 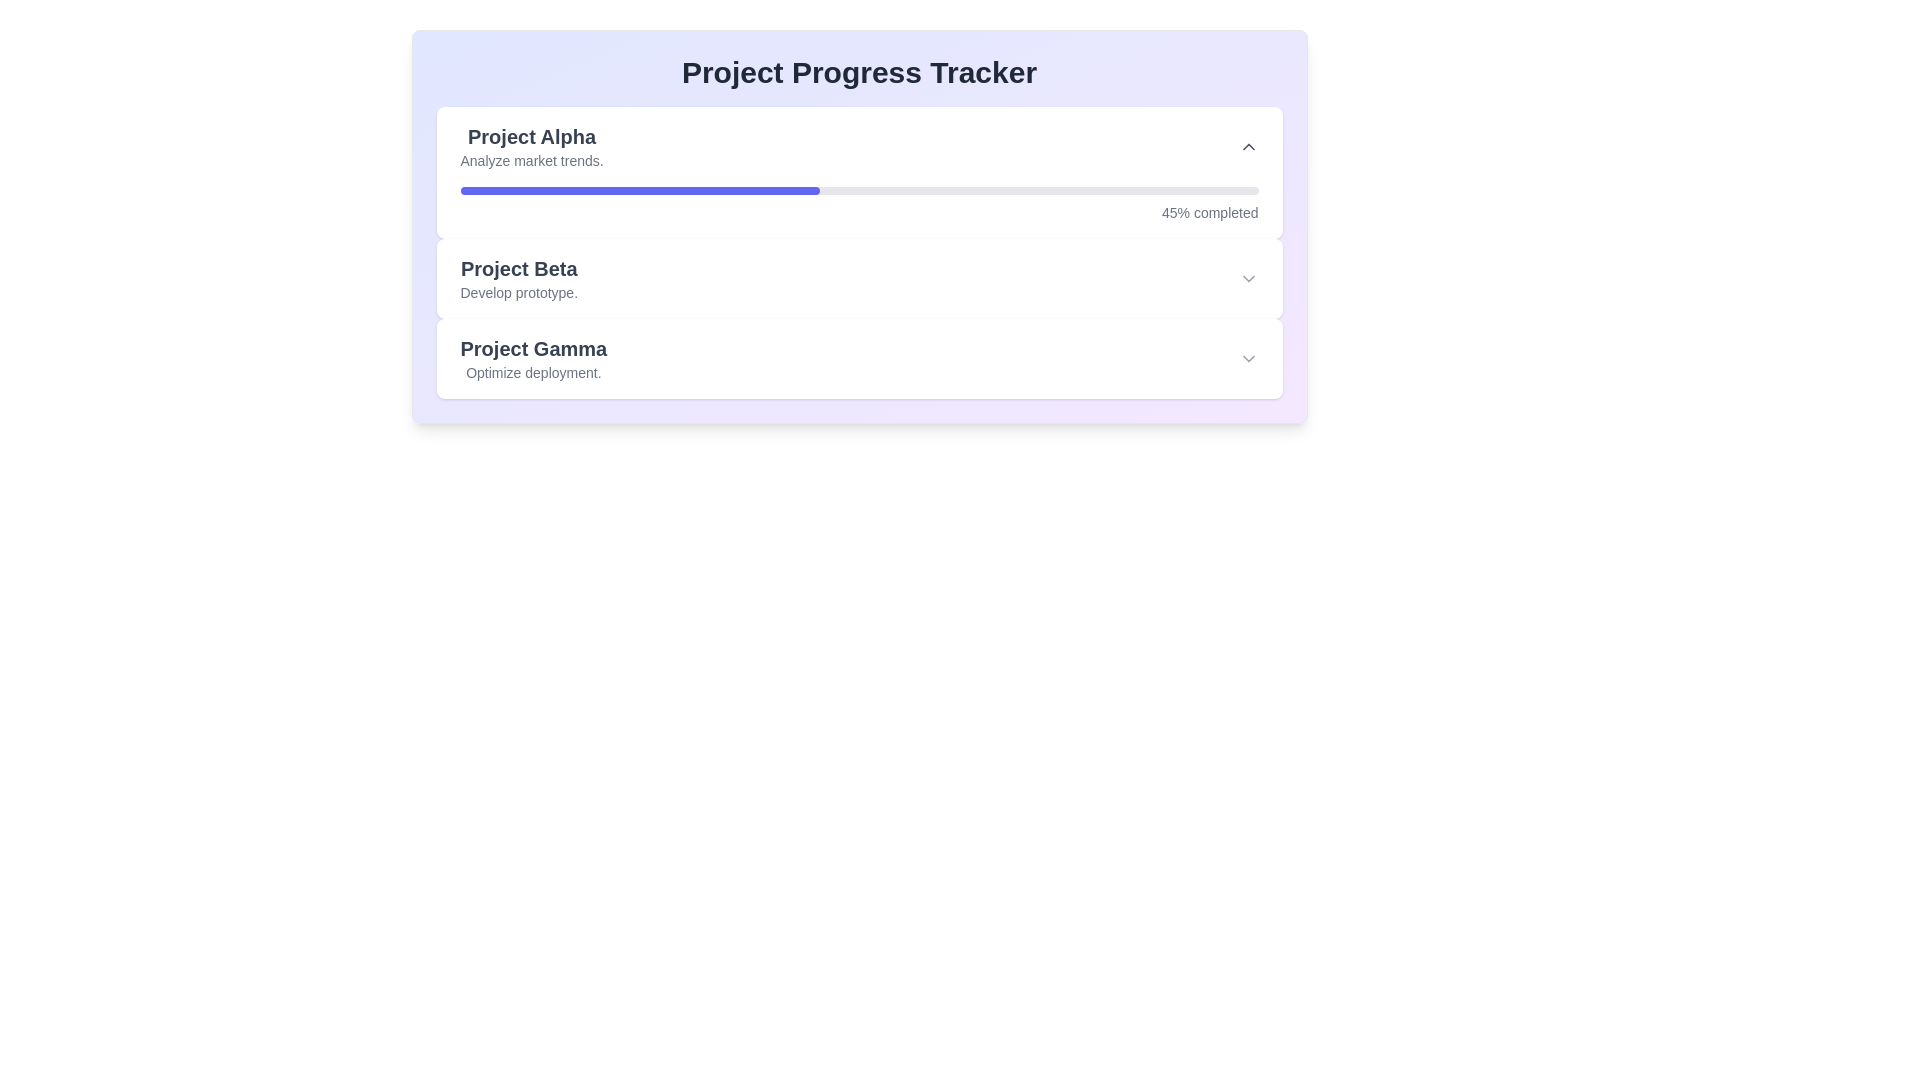 I want to click on the horizontal progress bar indicating 45% completion located in the 'Project Alpha' section, below the title 'Project Alpha' and above the label '45% completed', so click(x=859, y=191).